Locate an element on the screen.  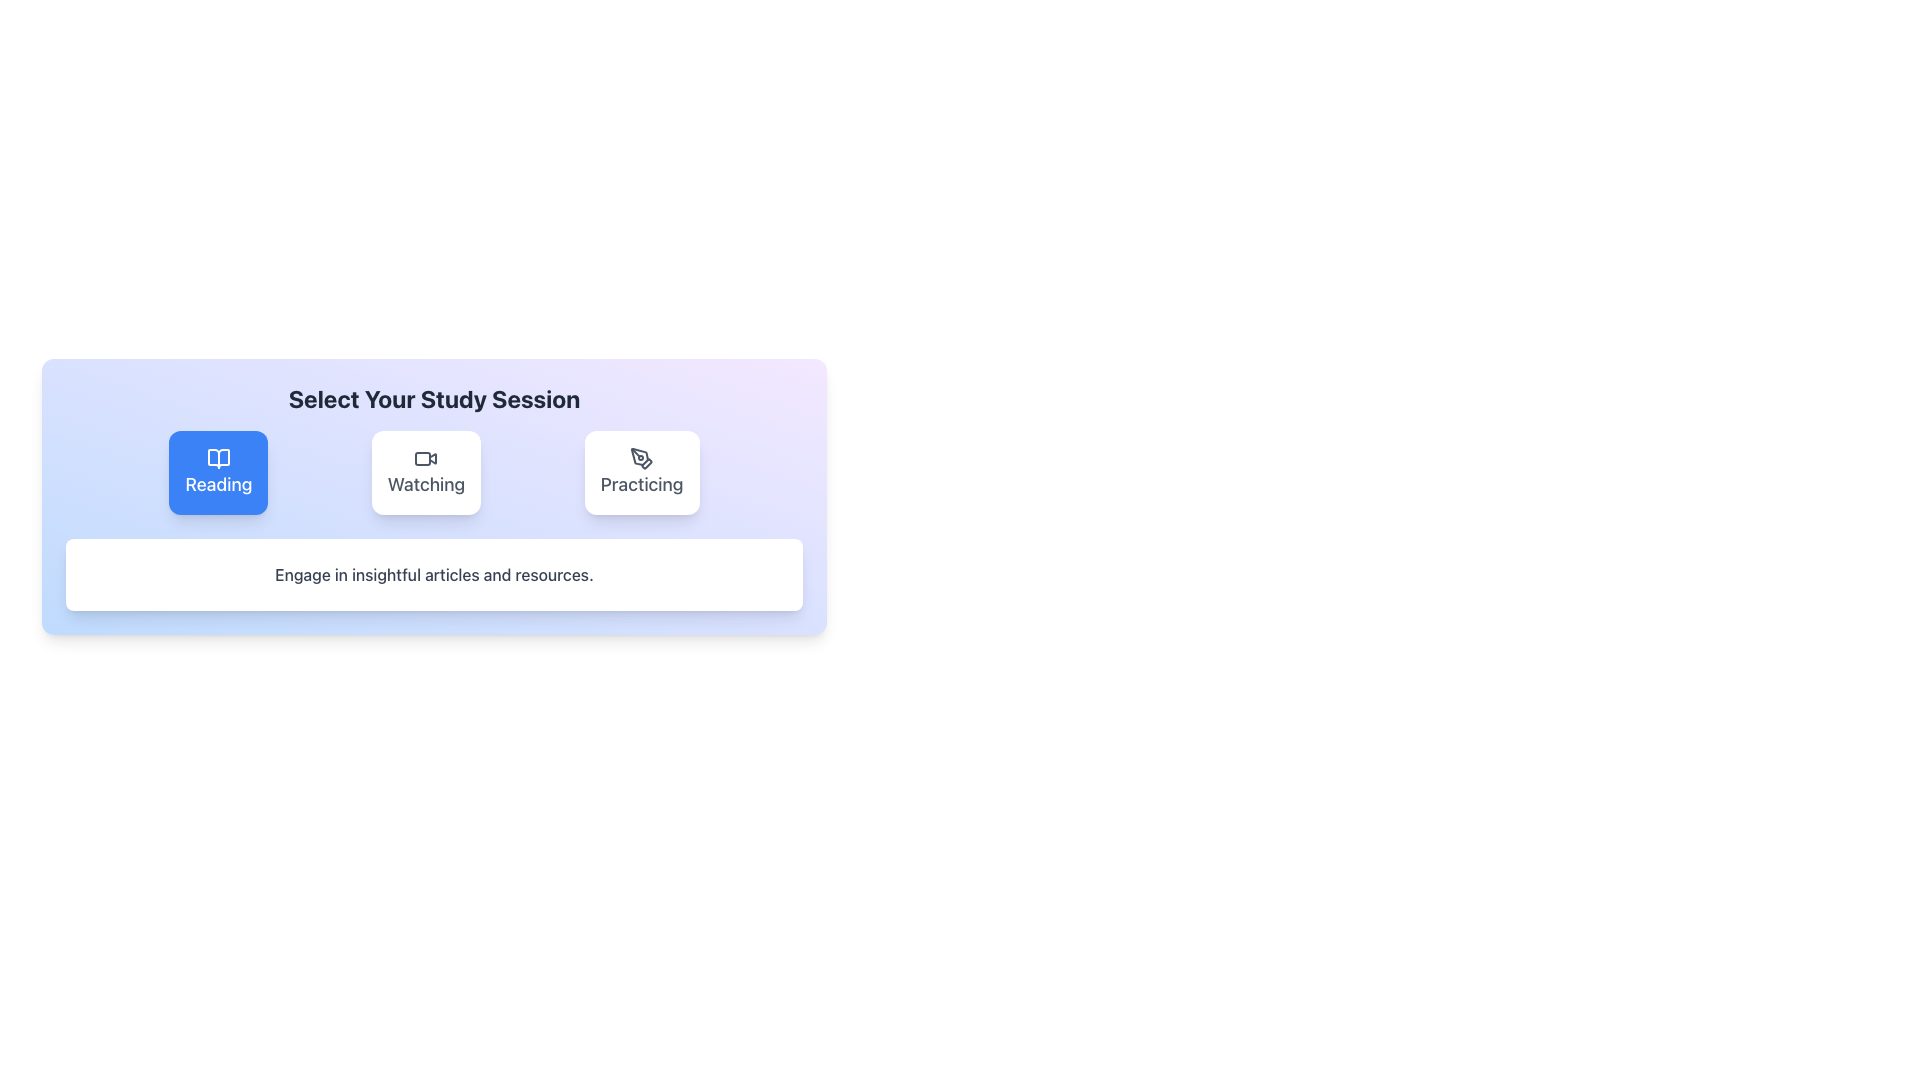
the lower-right segment of the pen icon representing the 'Practicing' activity option is located at coordinates (647, 463).